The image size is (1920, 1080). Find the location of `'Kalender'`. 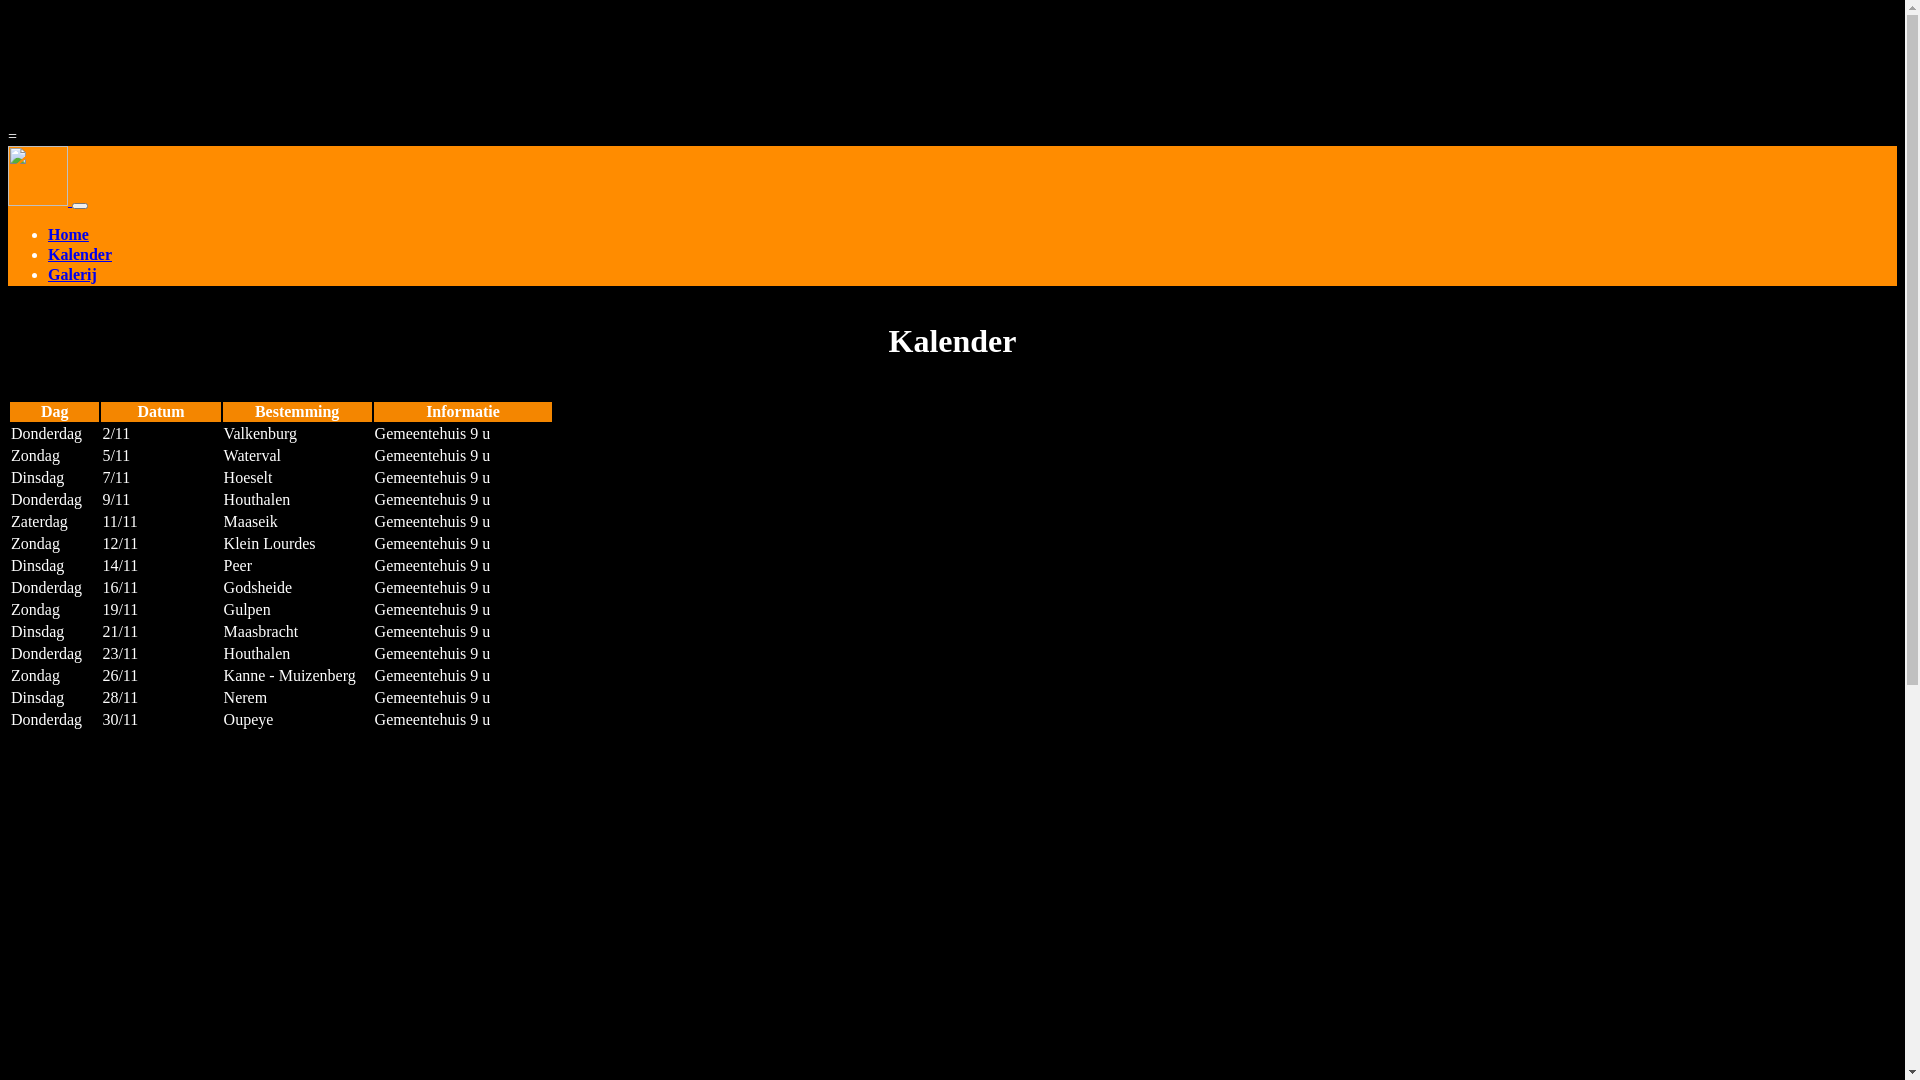

'Kalender' is located at coordinates (972, 254).